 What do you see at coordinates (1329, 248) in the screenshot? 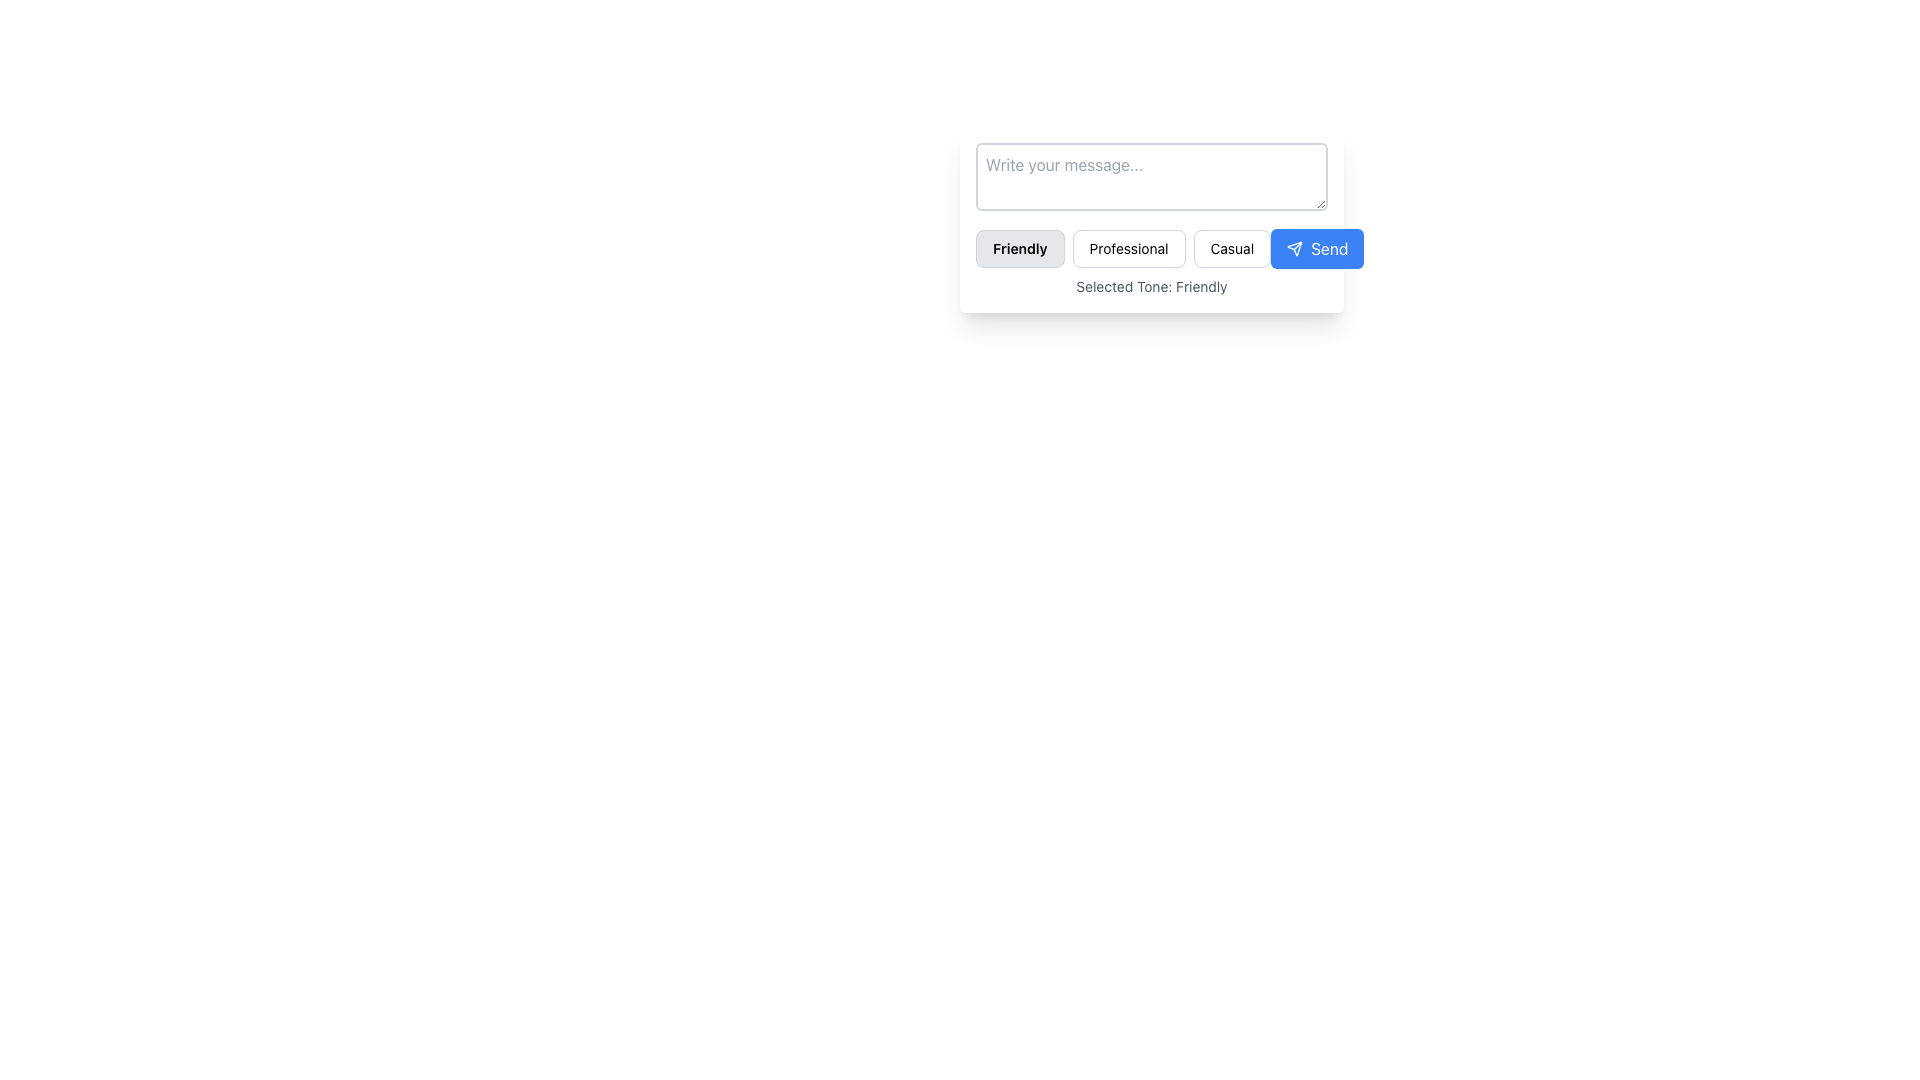
I see `the button labeled 'Send' which is a text label located on the rightmost side of the button group for composing and sending messages` at bounding box center [1329, 248].